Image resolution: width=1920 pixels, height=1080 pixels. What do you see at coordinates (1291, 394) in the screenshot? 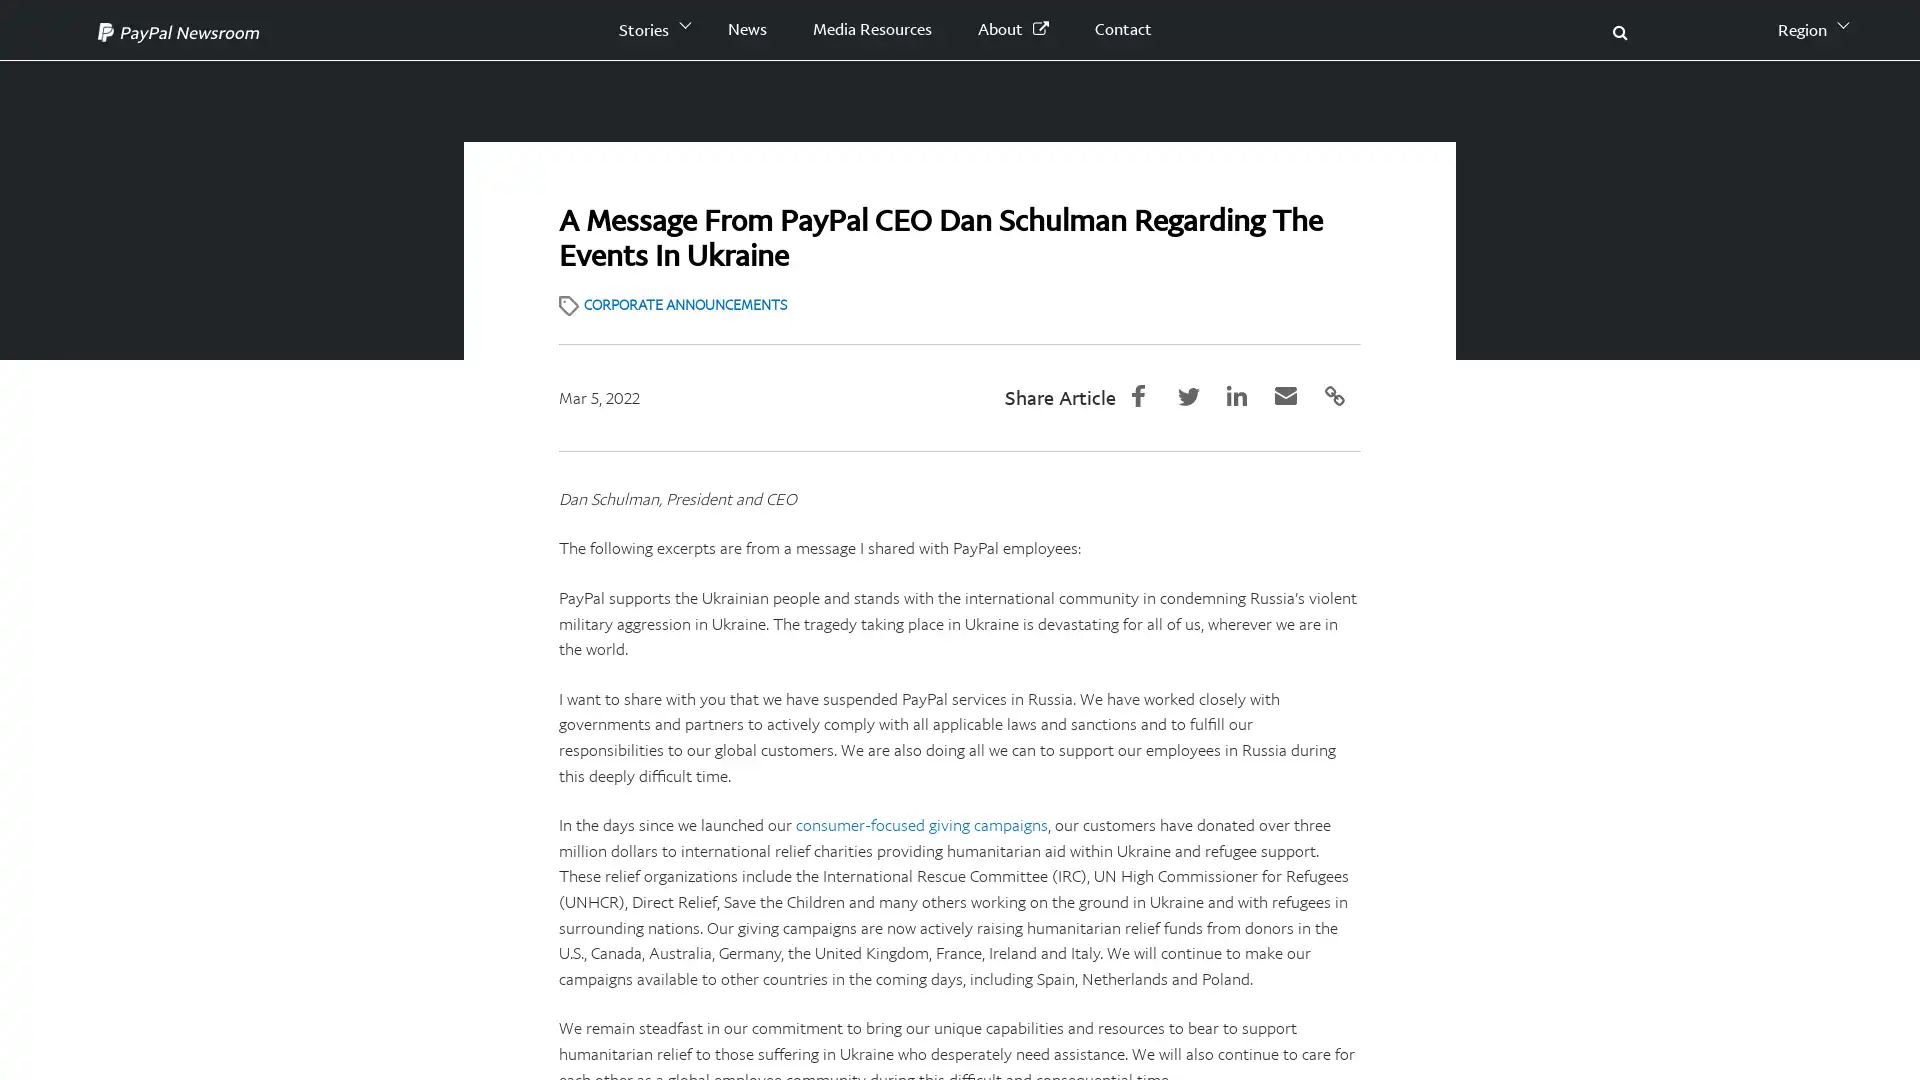
I see `Share to Email` at bounding box center [1291, 394].